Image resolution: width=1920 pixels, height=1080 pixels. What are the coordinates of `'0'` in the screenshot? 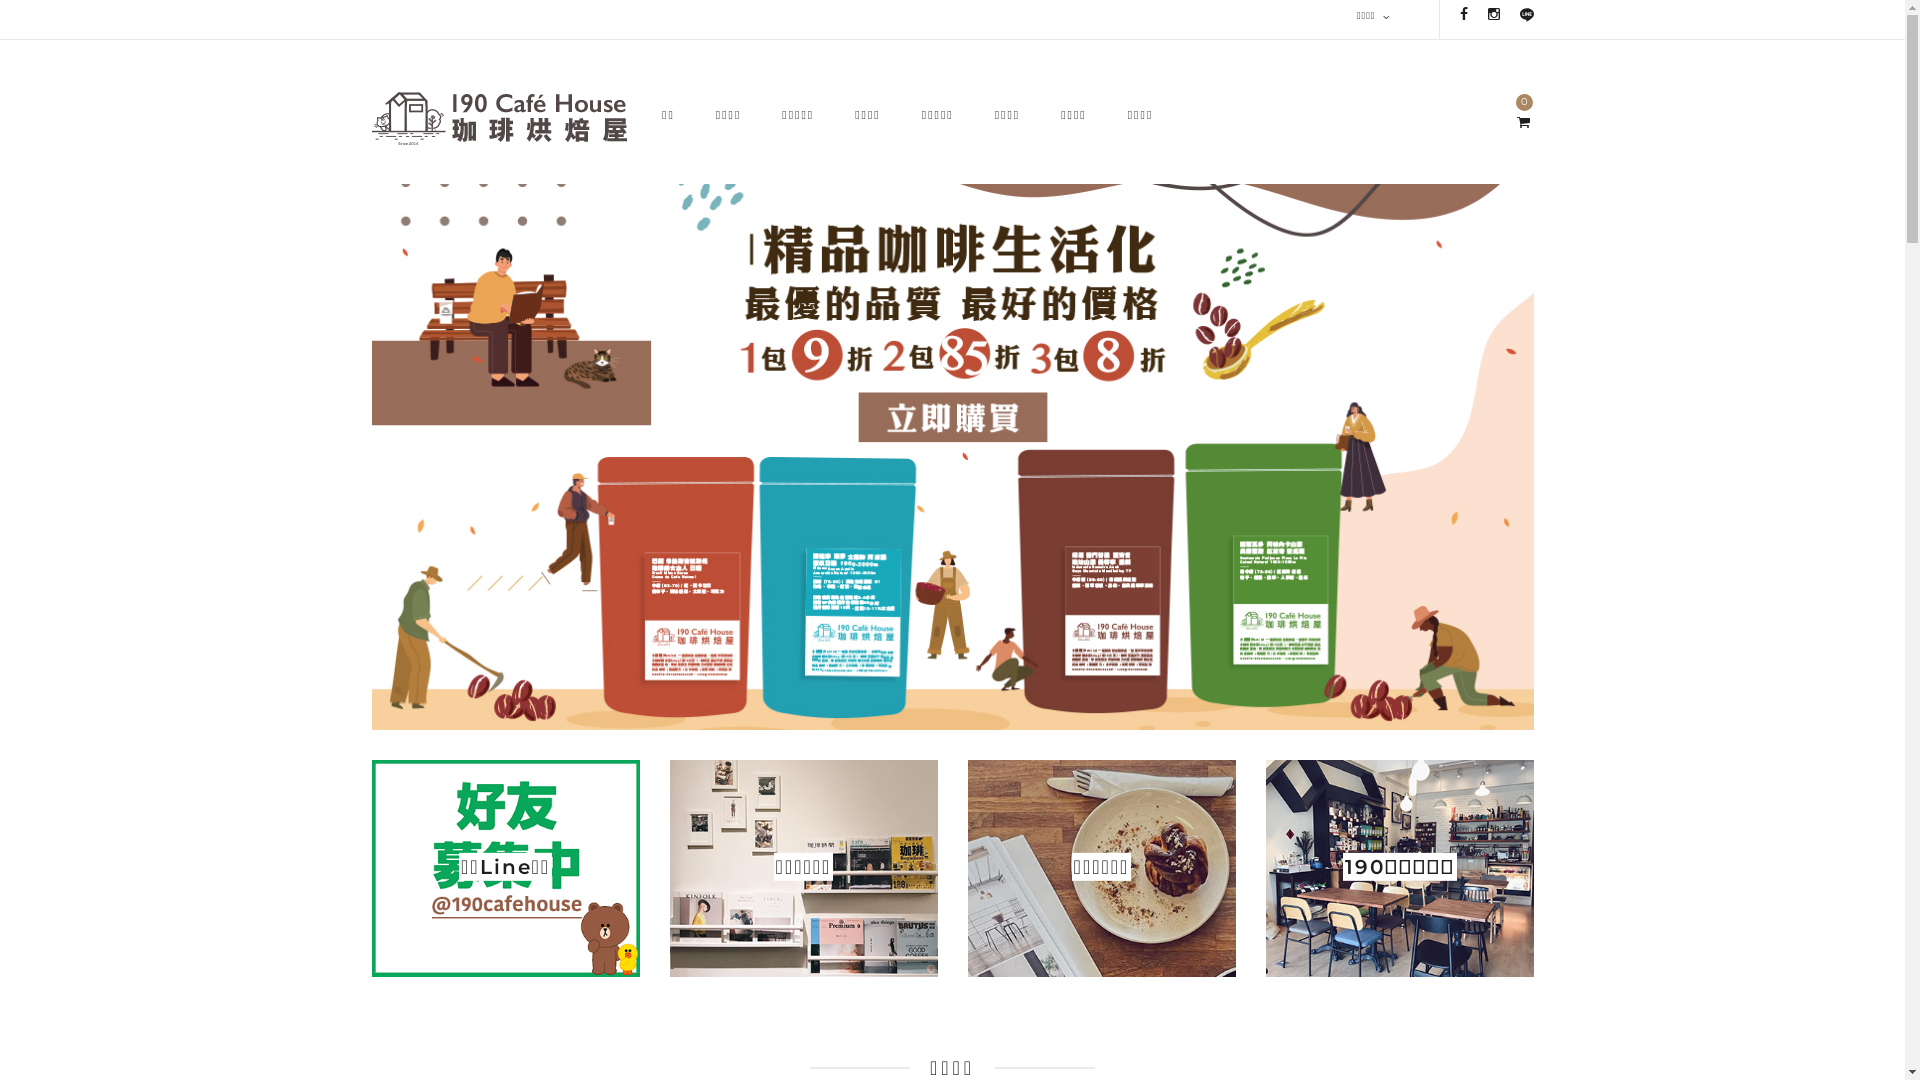 It's located at (1521, 122).